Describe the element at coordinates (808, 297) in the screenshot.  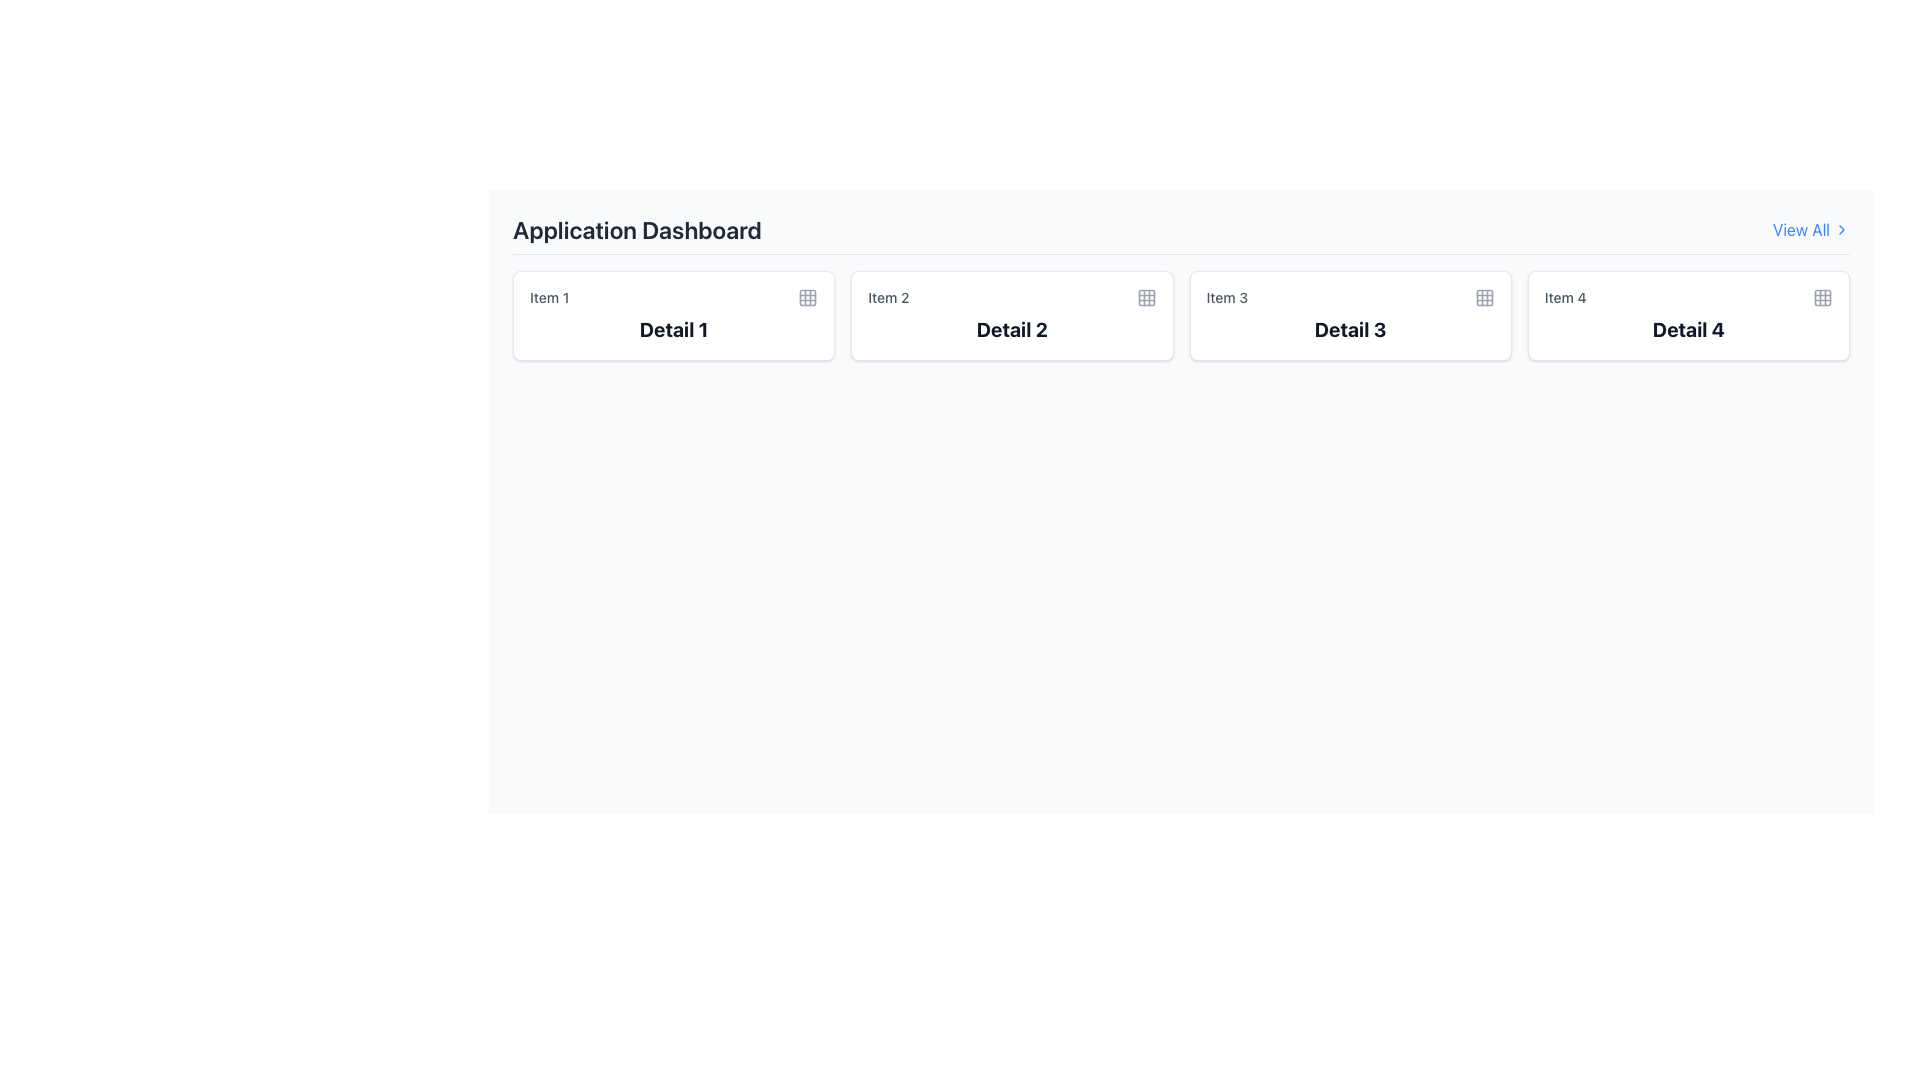
I see `the layout toggle icon located at the far-right corner of the 'Item 1' card` at that location.